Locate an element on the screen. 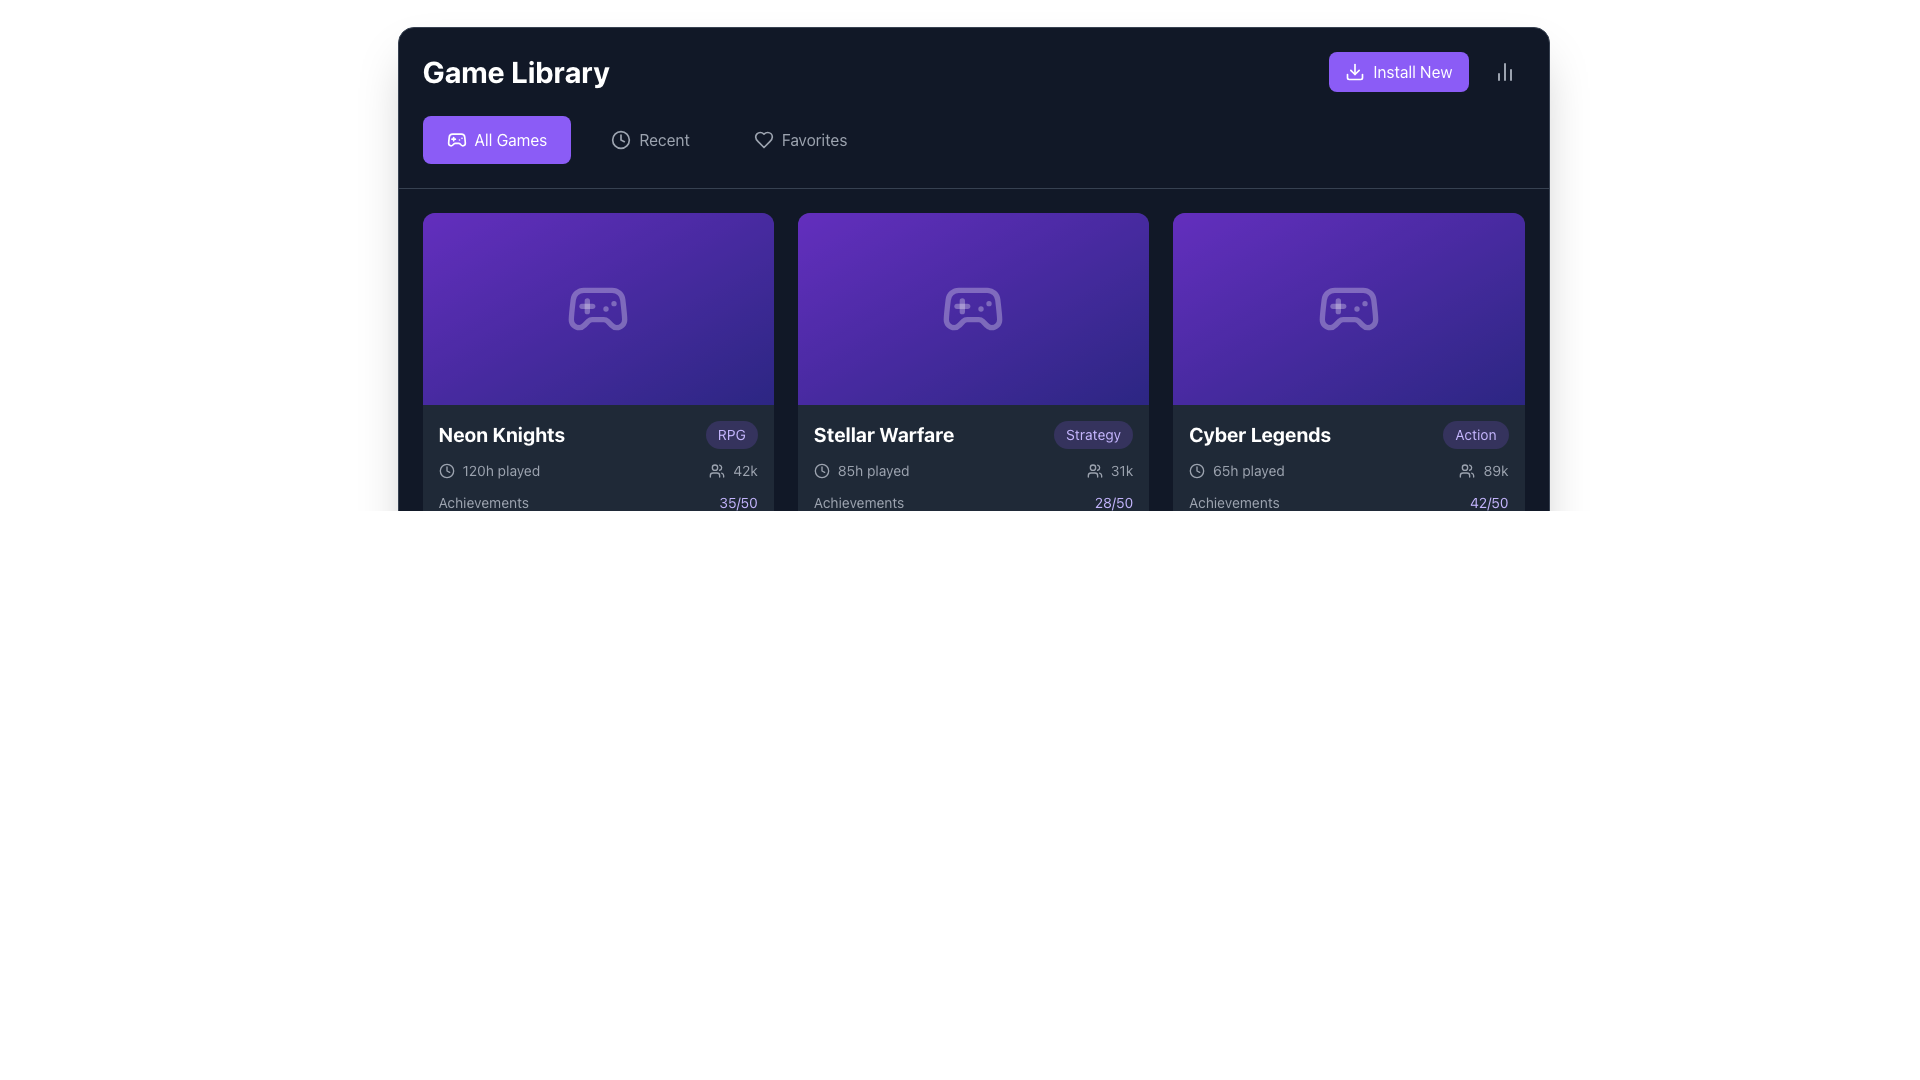 Image resolution: width=1920 pixels, height=1080 pixels. the Text display that shows the player's achievement progress in the 'Cyber Legends' game, located above a progress bar in the rightmost game card is located at coordinates (1348, 501).